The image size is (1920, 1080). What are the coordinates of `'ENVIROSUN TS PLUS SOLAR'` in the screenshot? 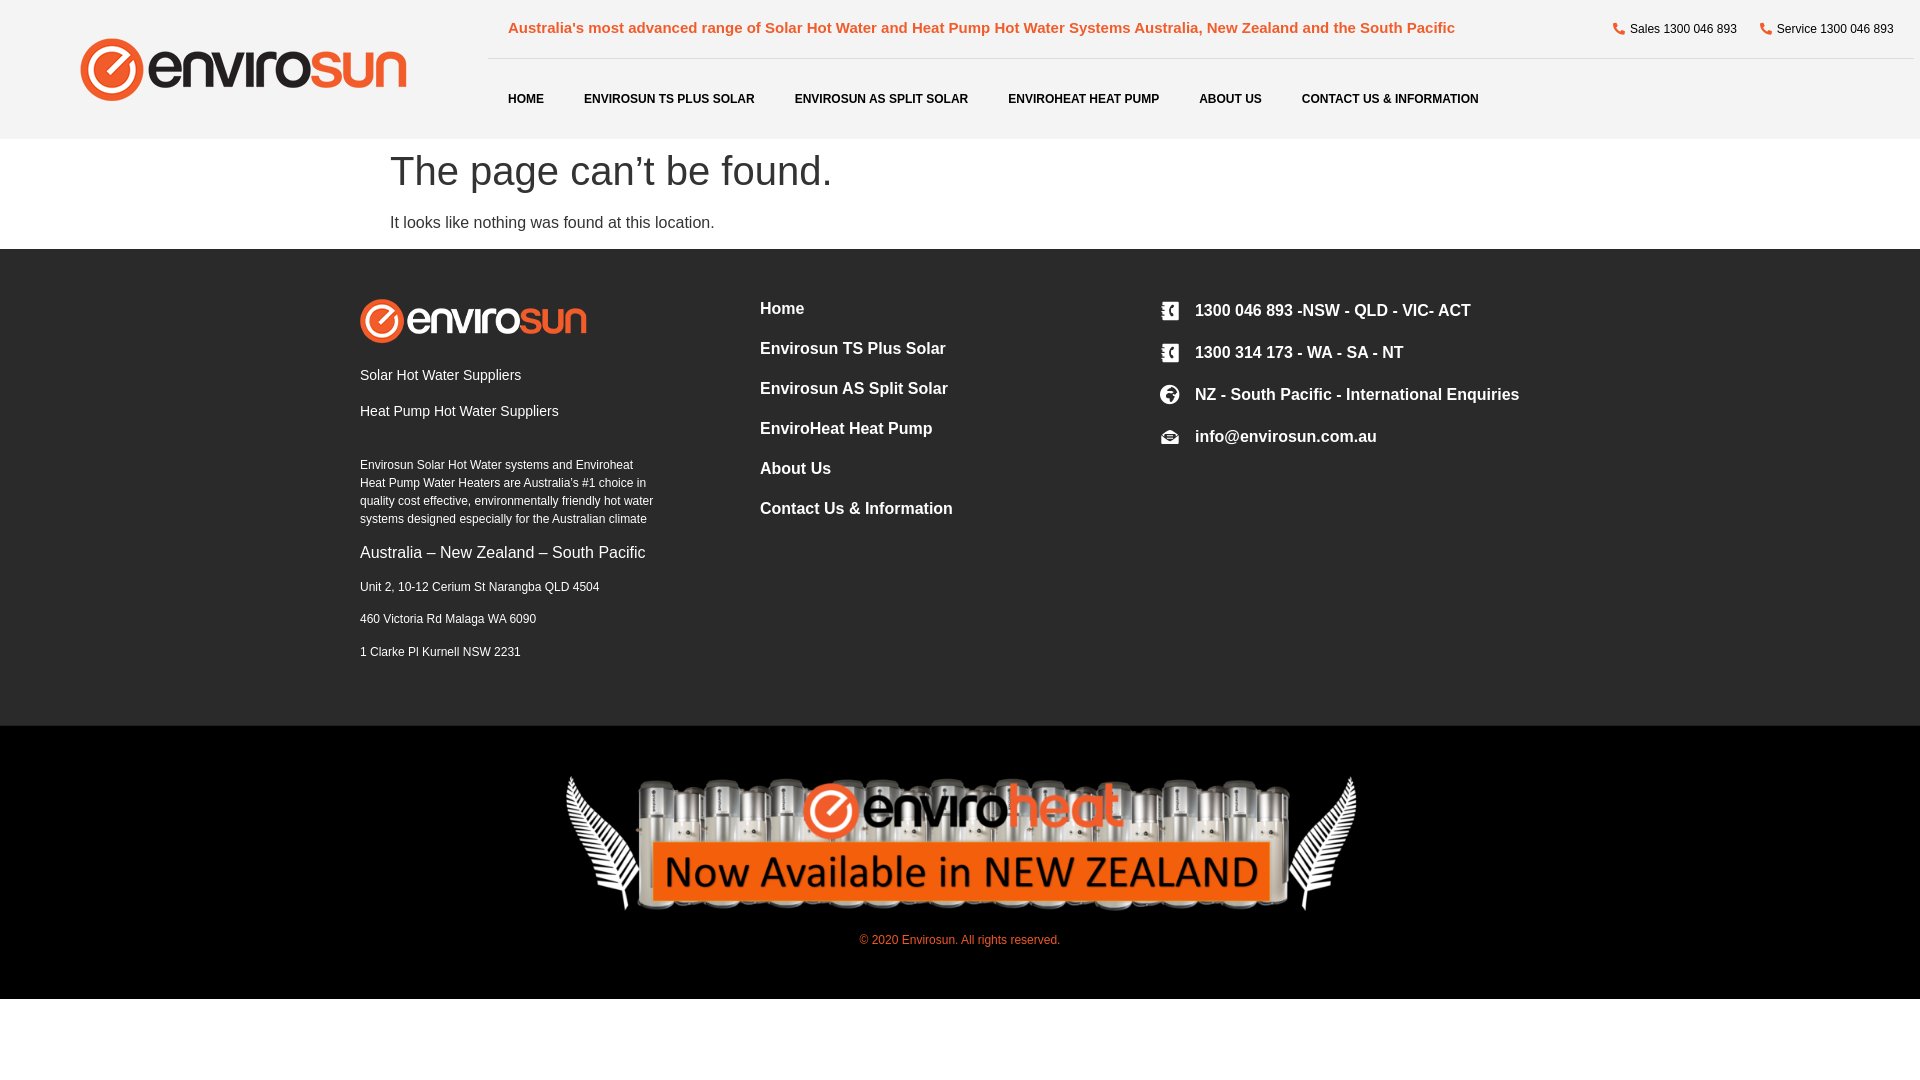 It's located at (669, 99).